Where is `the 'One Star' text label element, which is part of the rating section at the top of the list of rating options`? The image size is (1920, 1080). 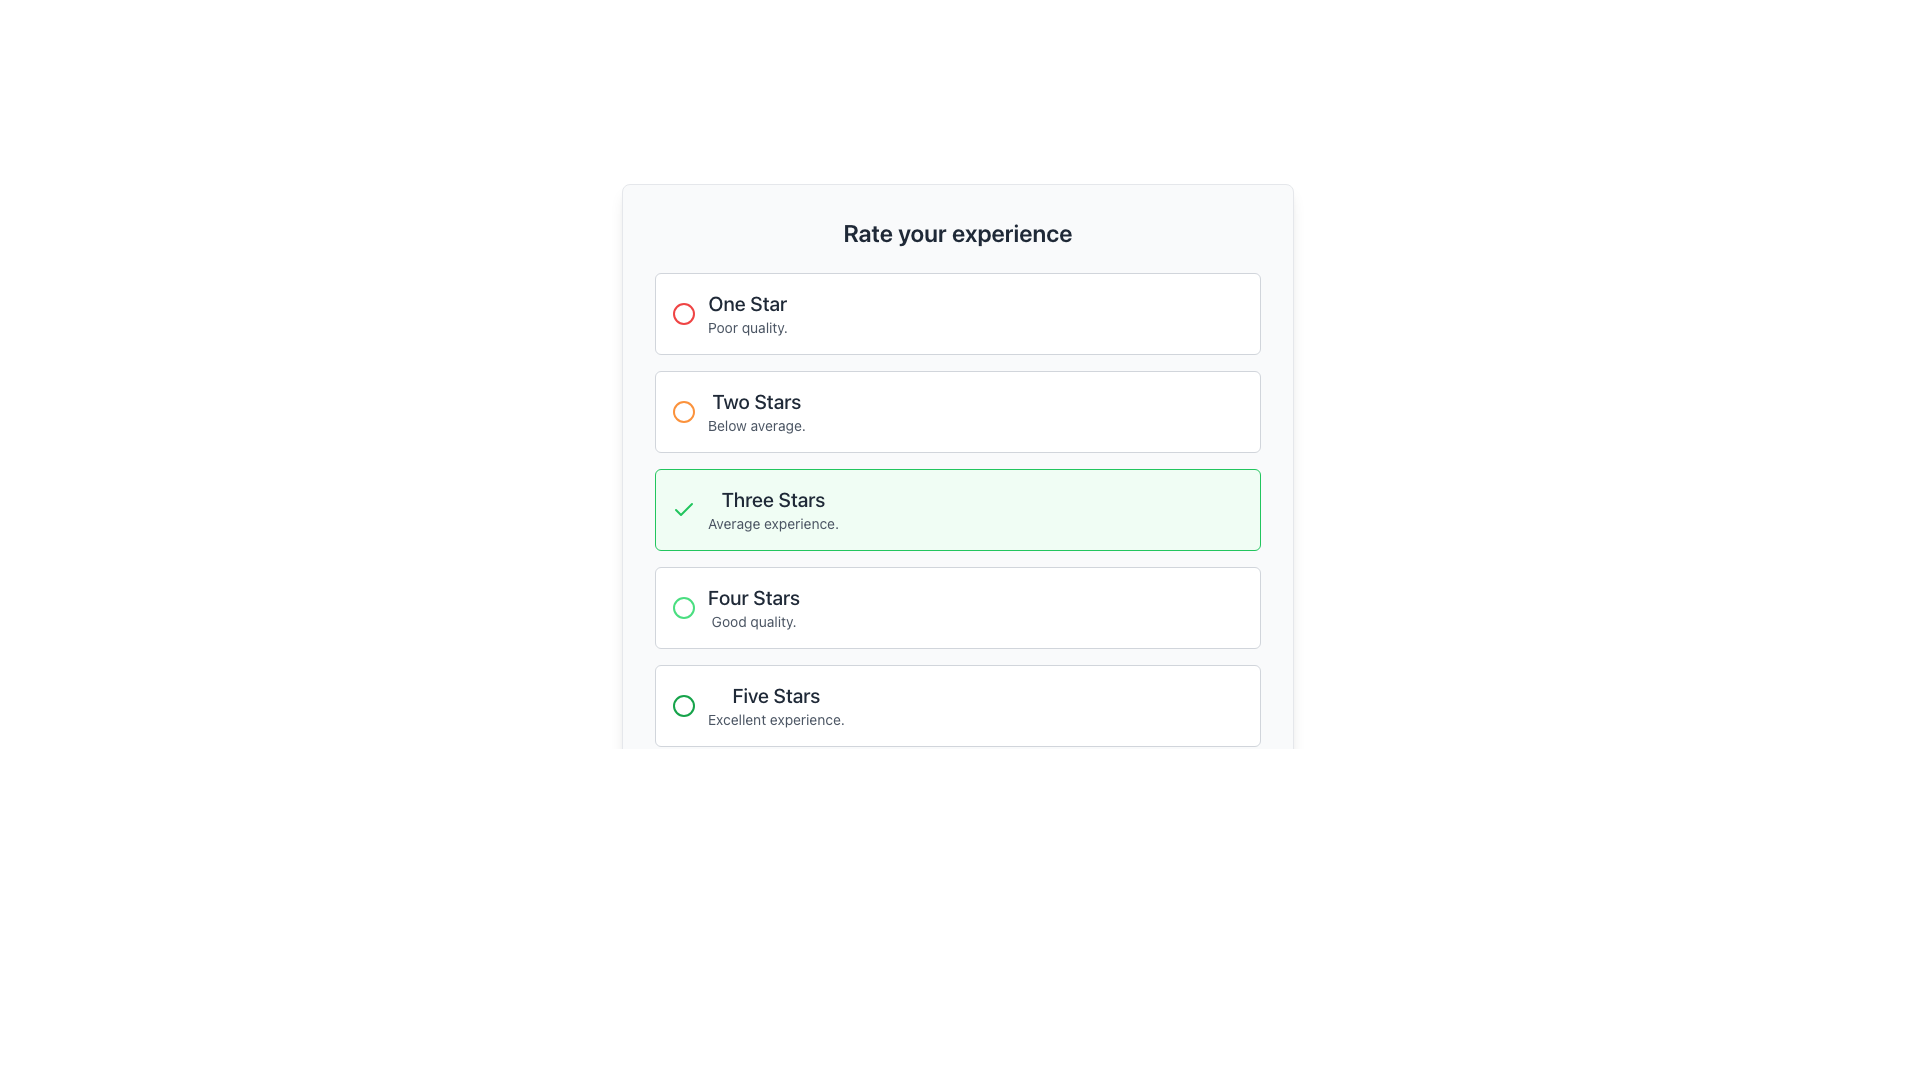
the 'One Star' text label element, which is part of the rating section at the top of the list of rating options is located at coordinates (746, 304).